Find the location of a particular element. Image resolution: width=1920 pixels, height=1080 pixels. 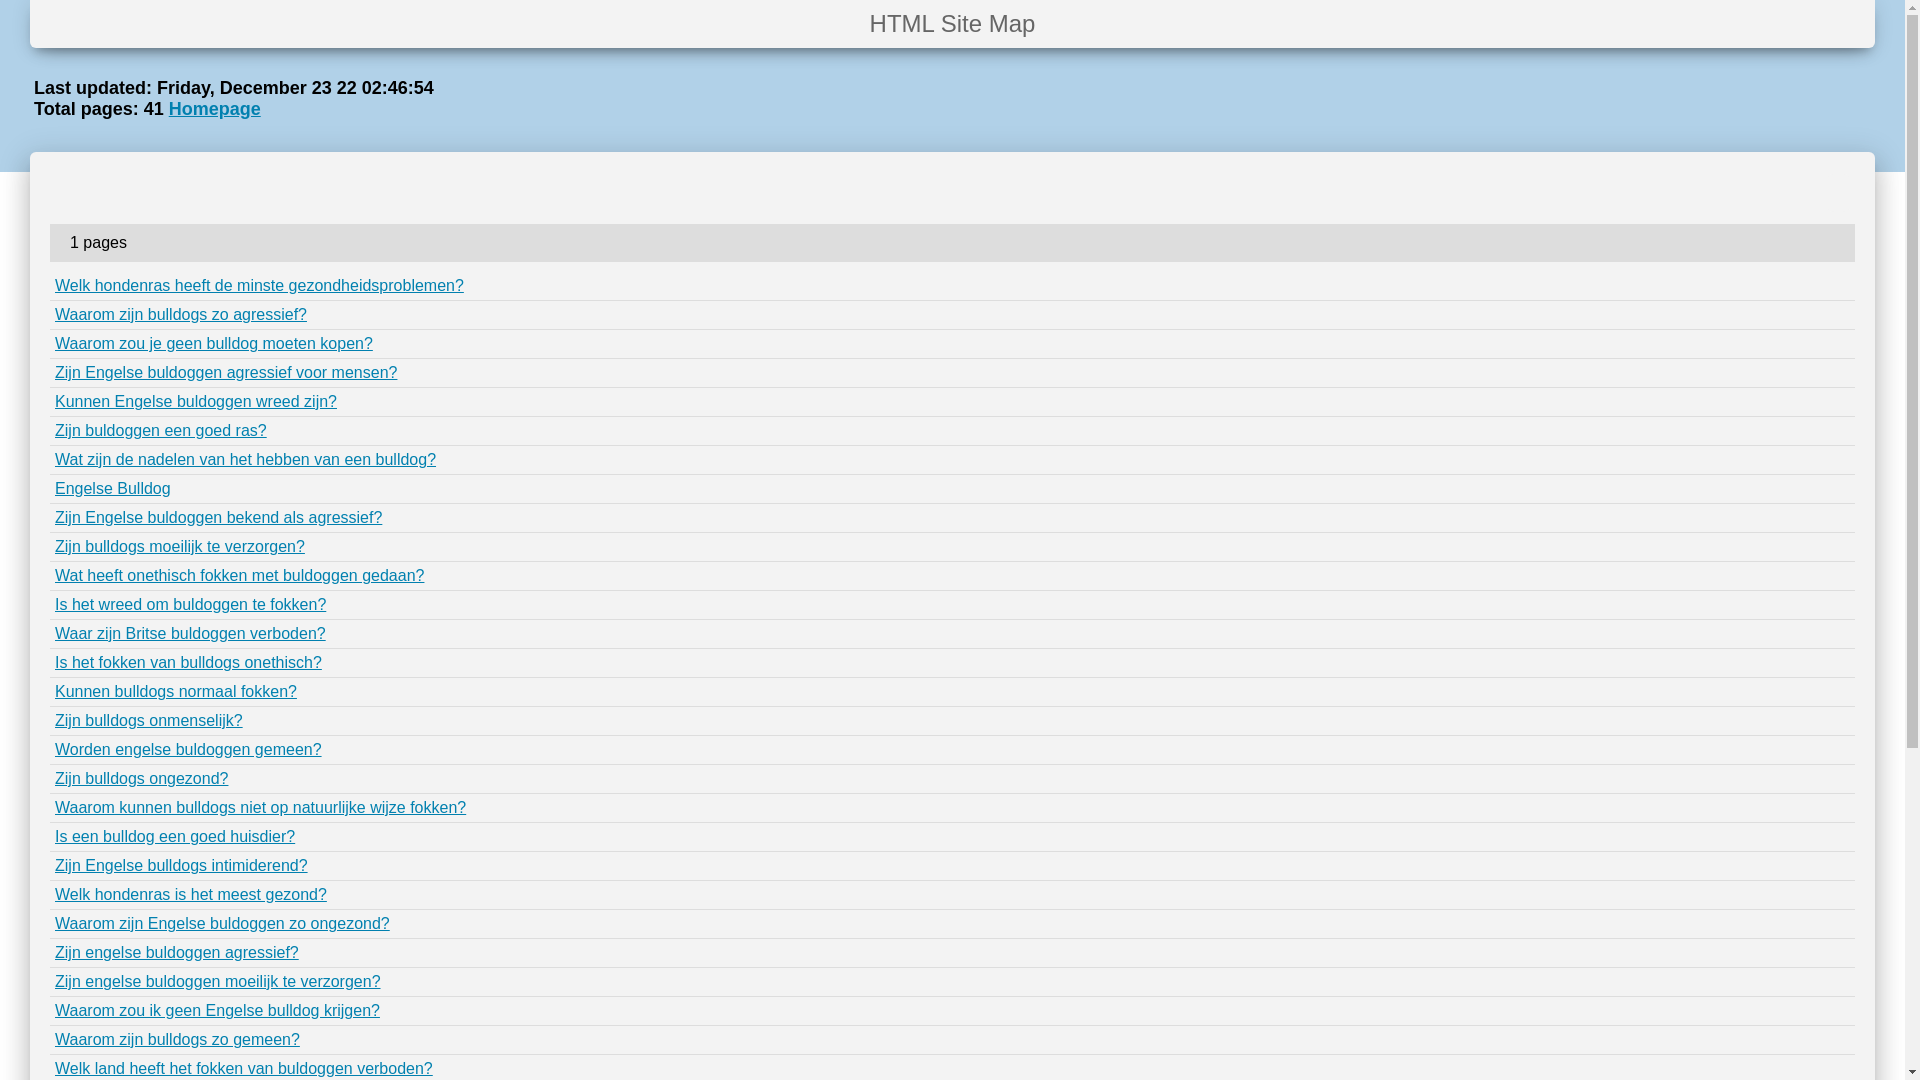

'Is het wreed om buldoggen te fokken?' is located at coordinates (190, 603).